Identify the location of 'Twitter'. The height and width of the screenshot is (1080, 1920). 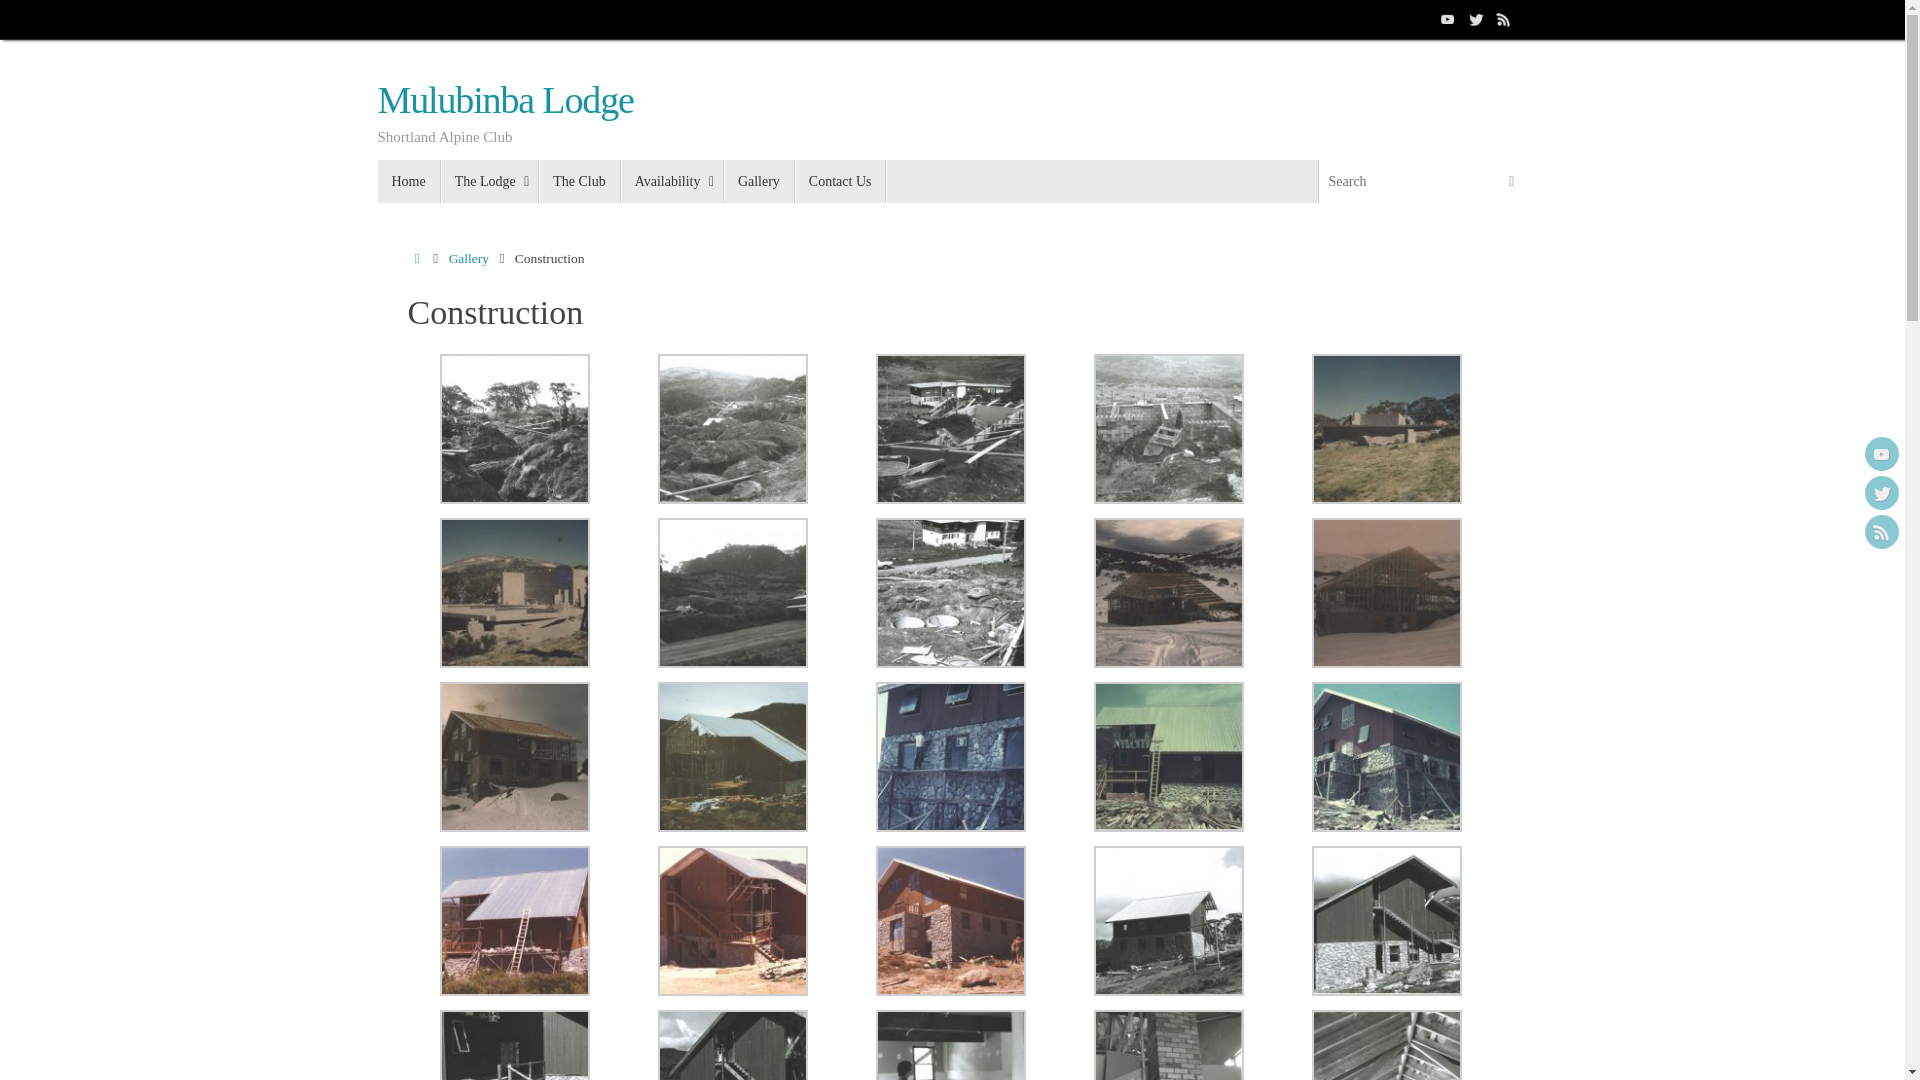
(1476, 19).